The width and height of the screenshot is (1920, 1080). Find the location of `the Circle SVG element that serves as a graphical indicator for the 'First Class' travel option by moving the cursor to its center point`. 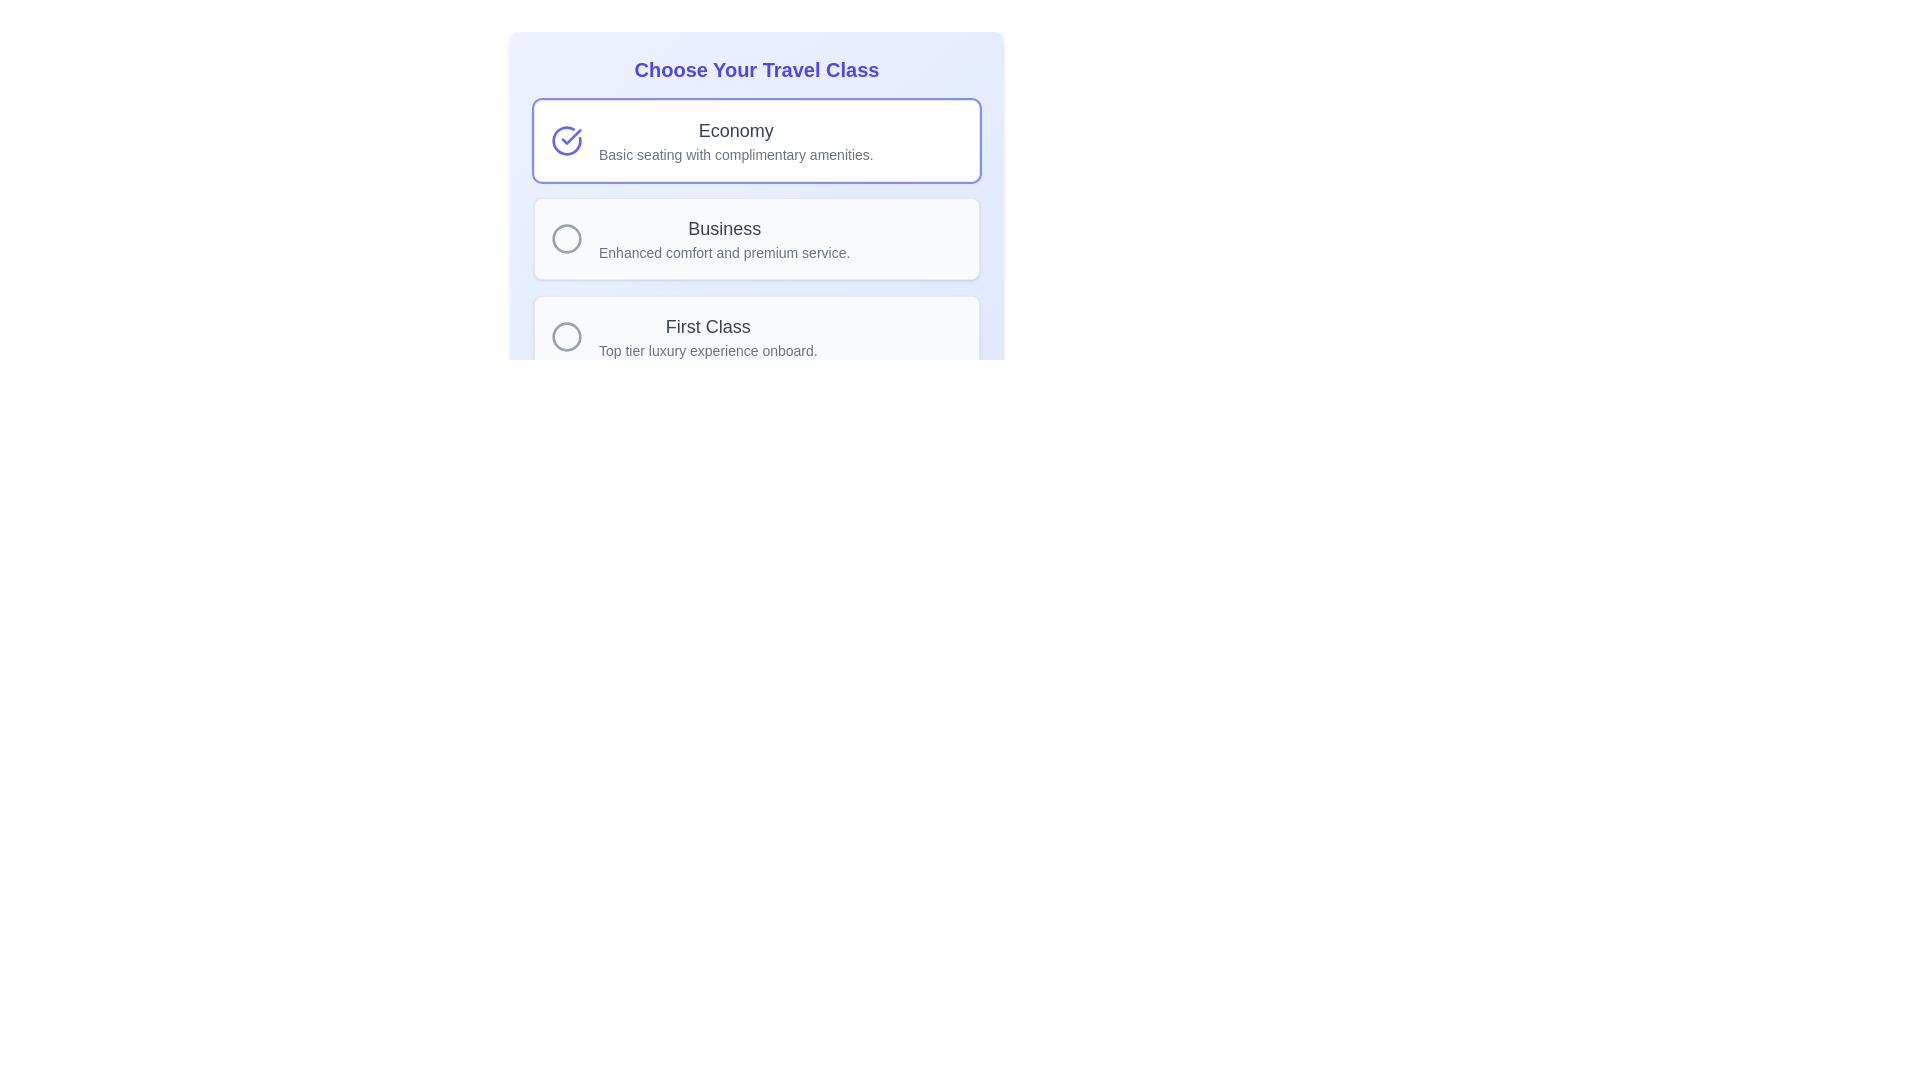

the Circle SVG element that serves as a graphical indicator for the 'First Class' travel option by moving the cursor to its center point is located at coordinates (565, 335).